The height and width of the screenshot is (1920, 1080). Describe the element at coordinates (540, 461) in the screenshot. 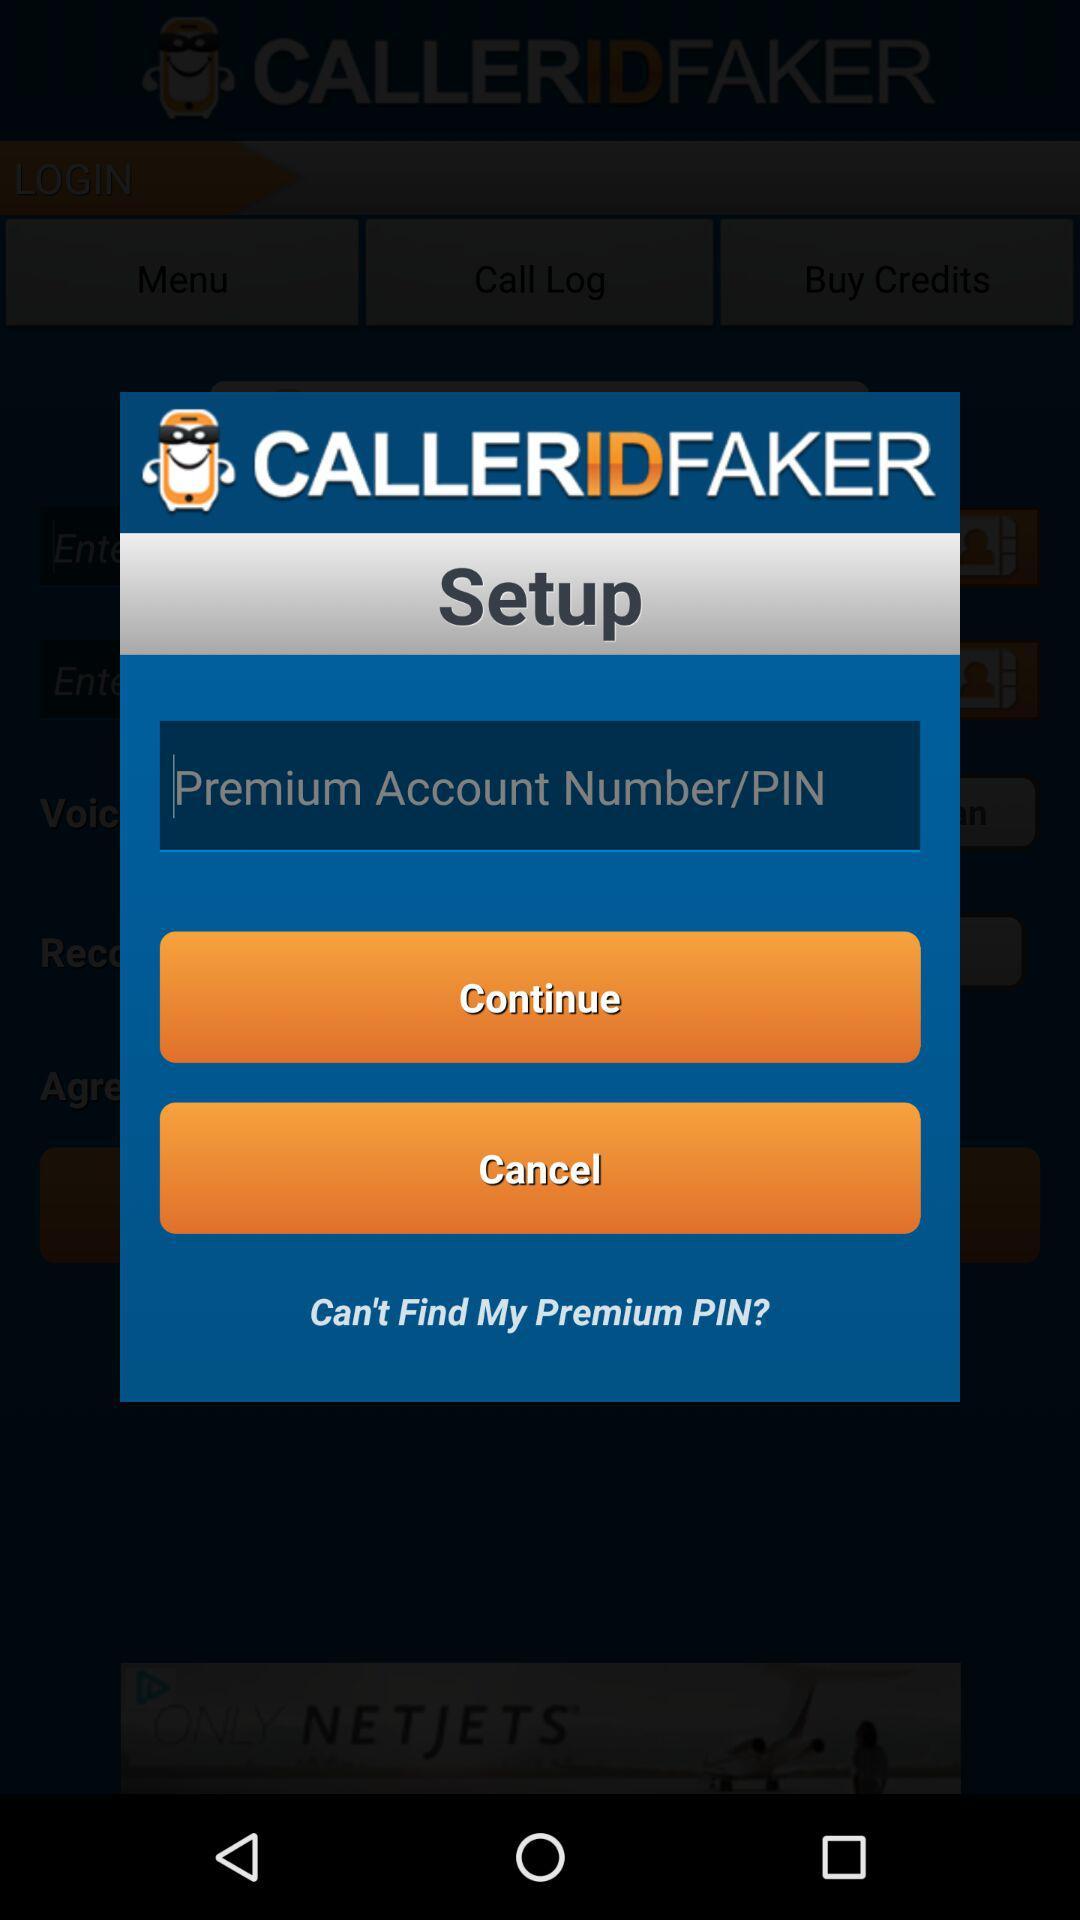

I see `the item above setup icon` at that location.